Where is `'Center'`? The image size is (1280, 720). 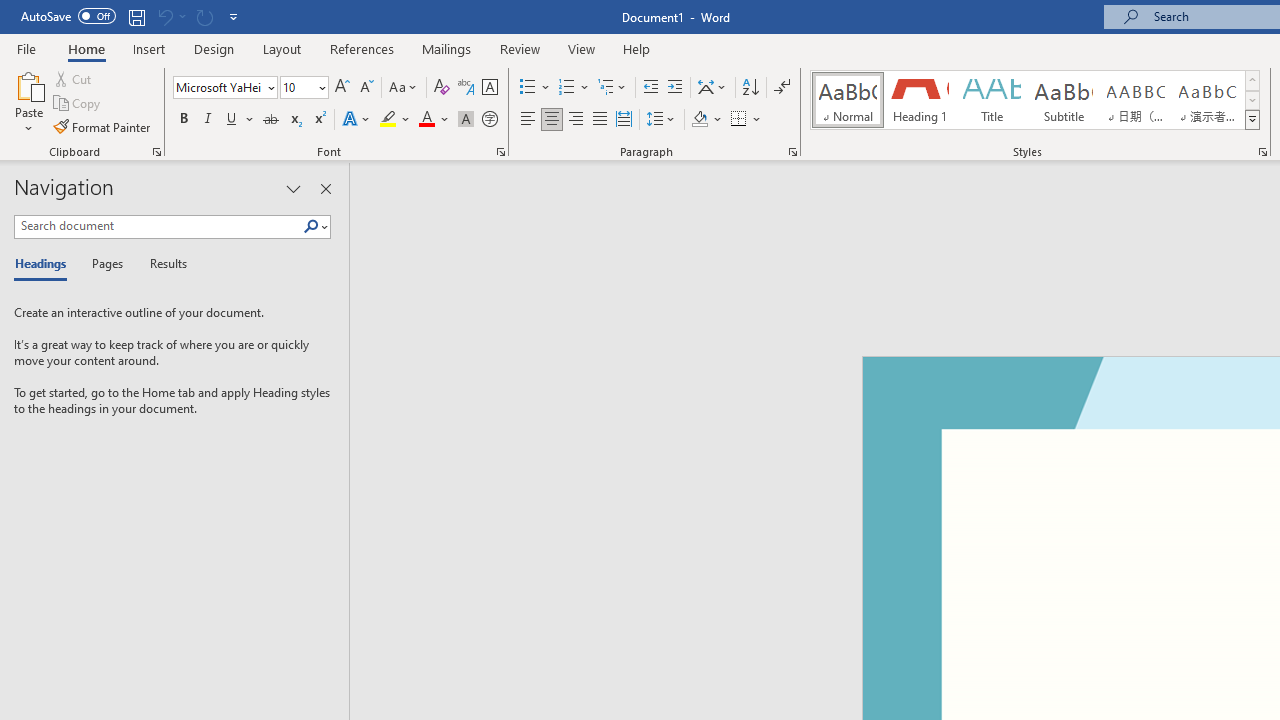 'Center' is located at coordinates (552, 119).